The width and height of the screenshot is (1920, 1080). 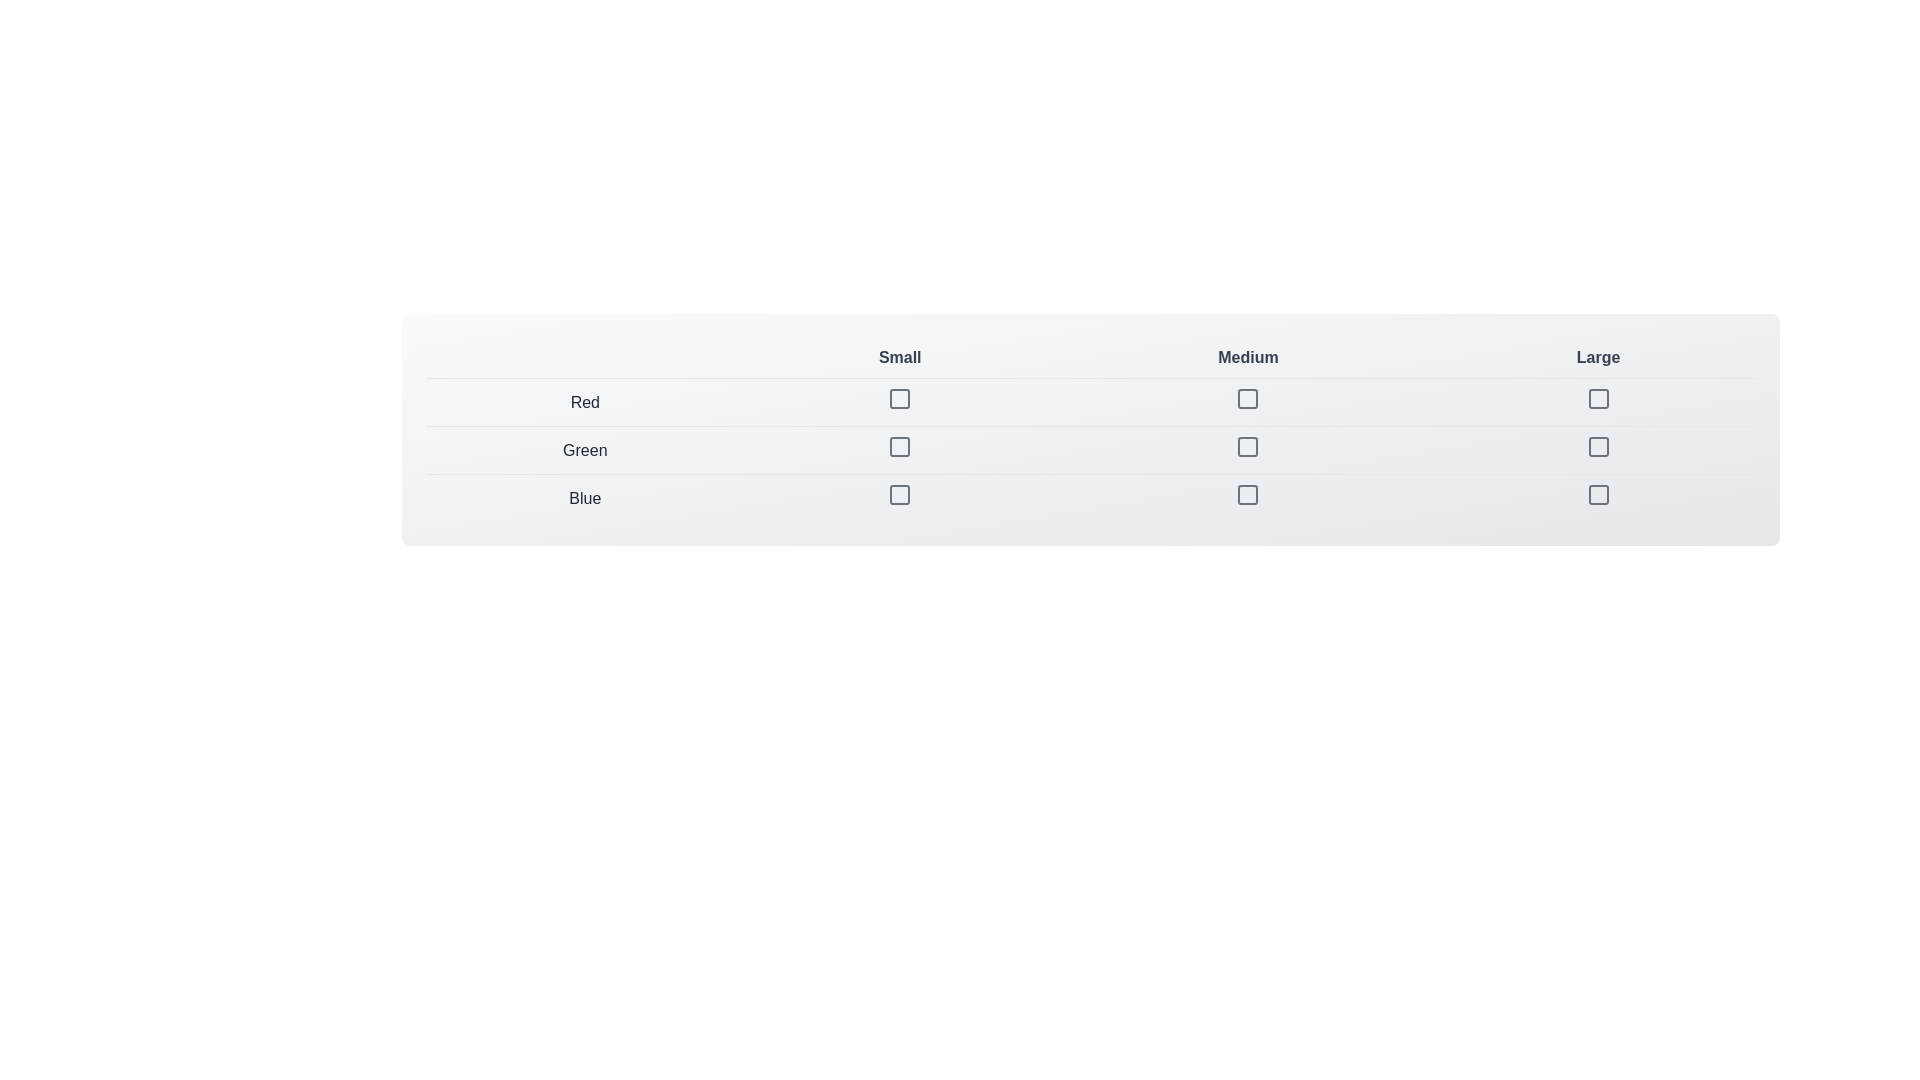 I want to click on the checkbox located in the third row under the label 'Blue' and the second column labeled 'Medium', so click(x=1247, y=497).